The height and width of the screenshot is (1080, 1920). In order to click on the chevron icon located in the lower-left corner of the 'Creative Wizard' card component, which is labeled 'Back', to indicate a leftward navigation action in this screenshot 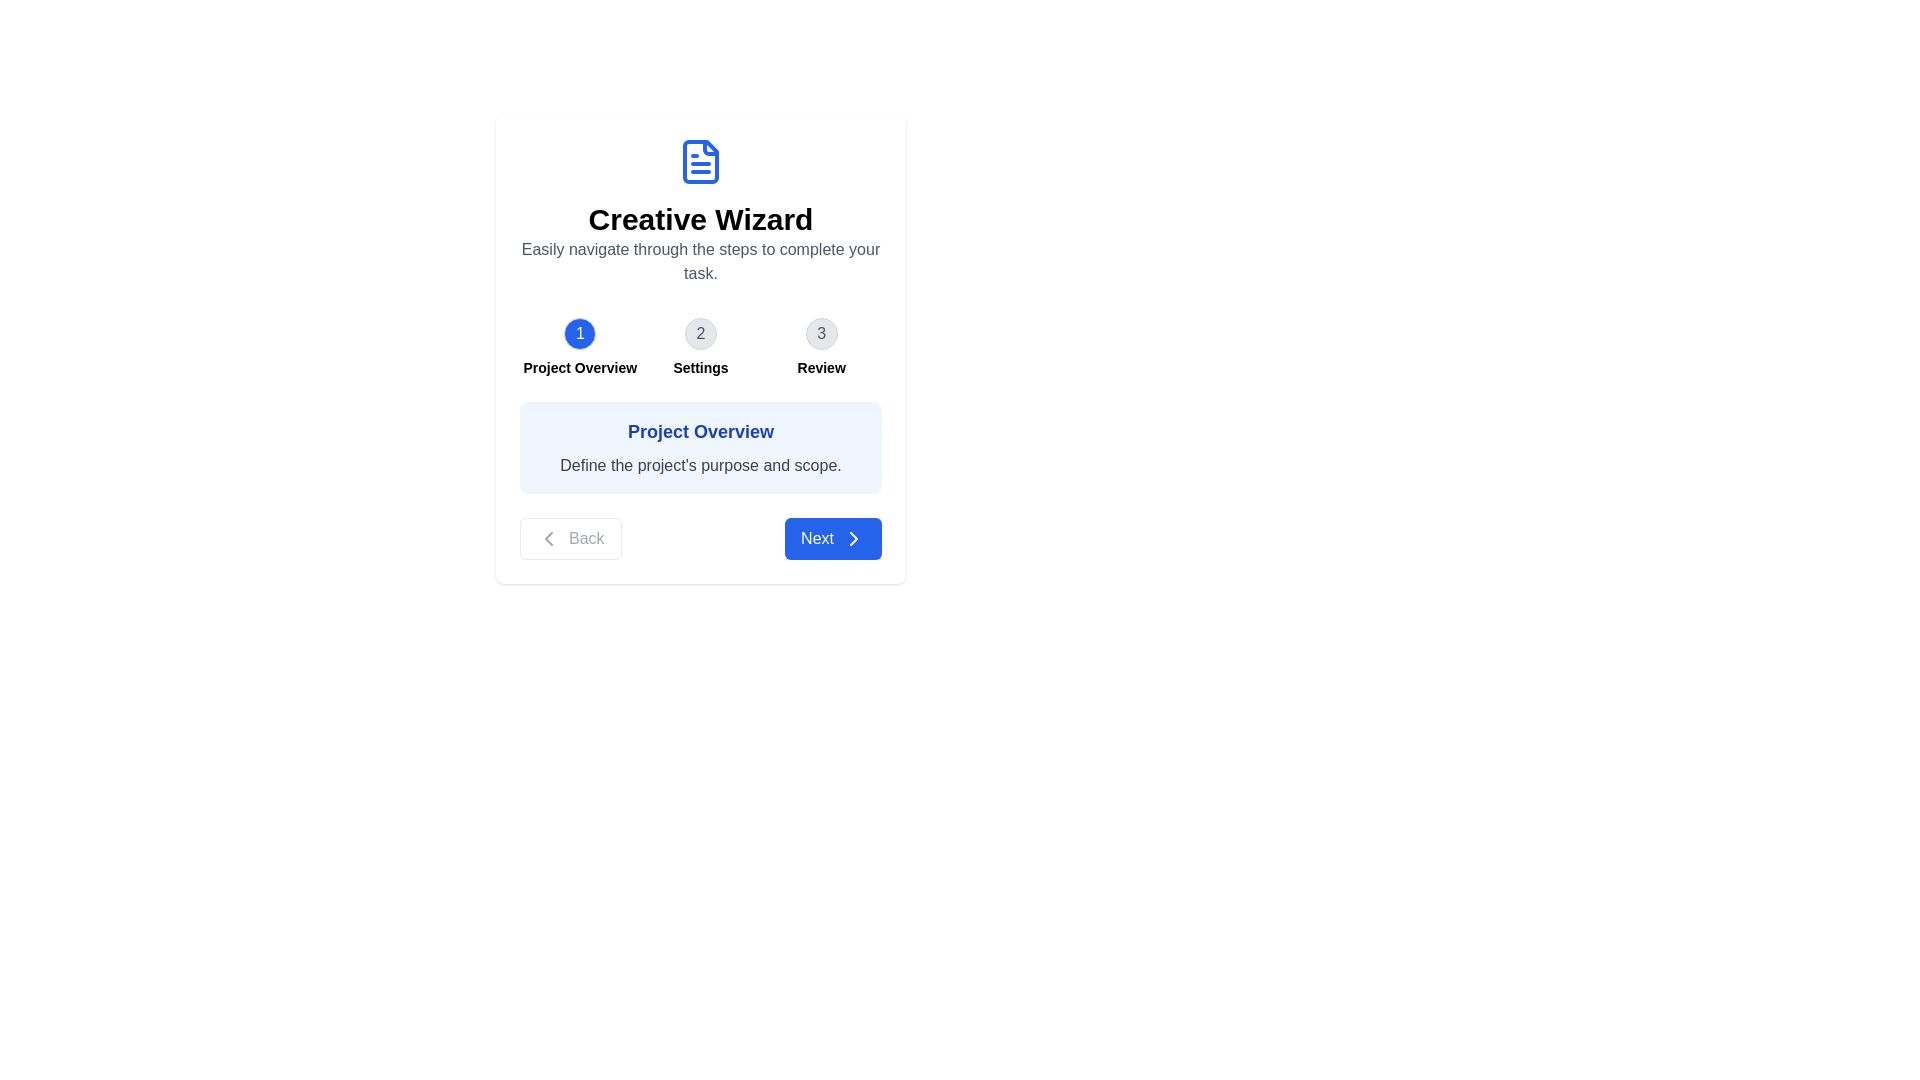, I will do `click(548, 538)`.